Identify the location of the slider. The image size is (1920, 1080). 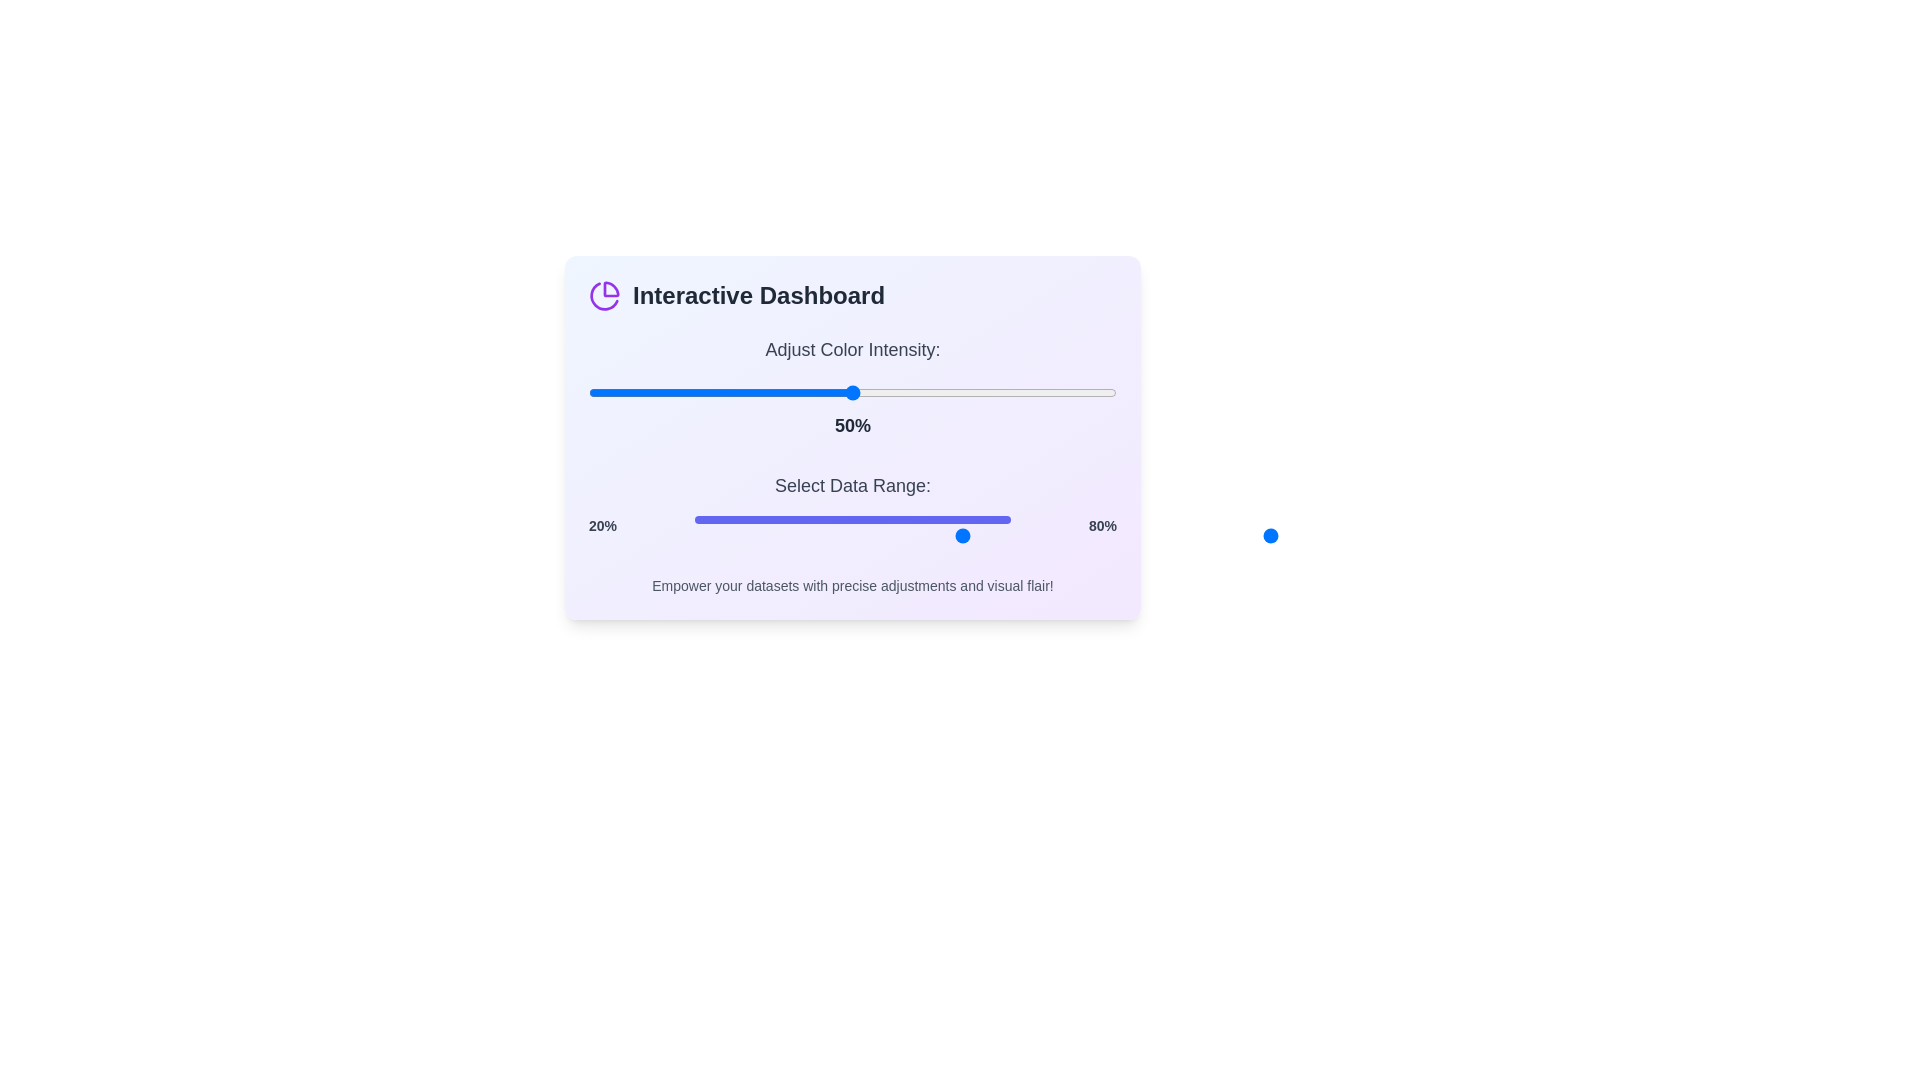
(1016, 535).